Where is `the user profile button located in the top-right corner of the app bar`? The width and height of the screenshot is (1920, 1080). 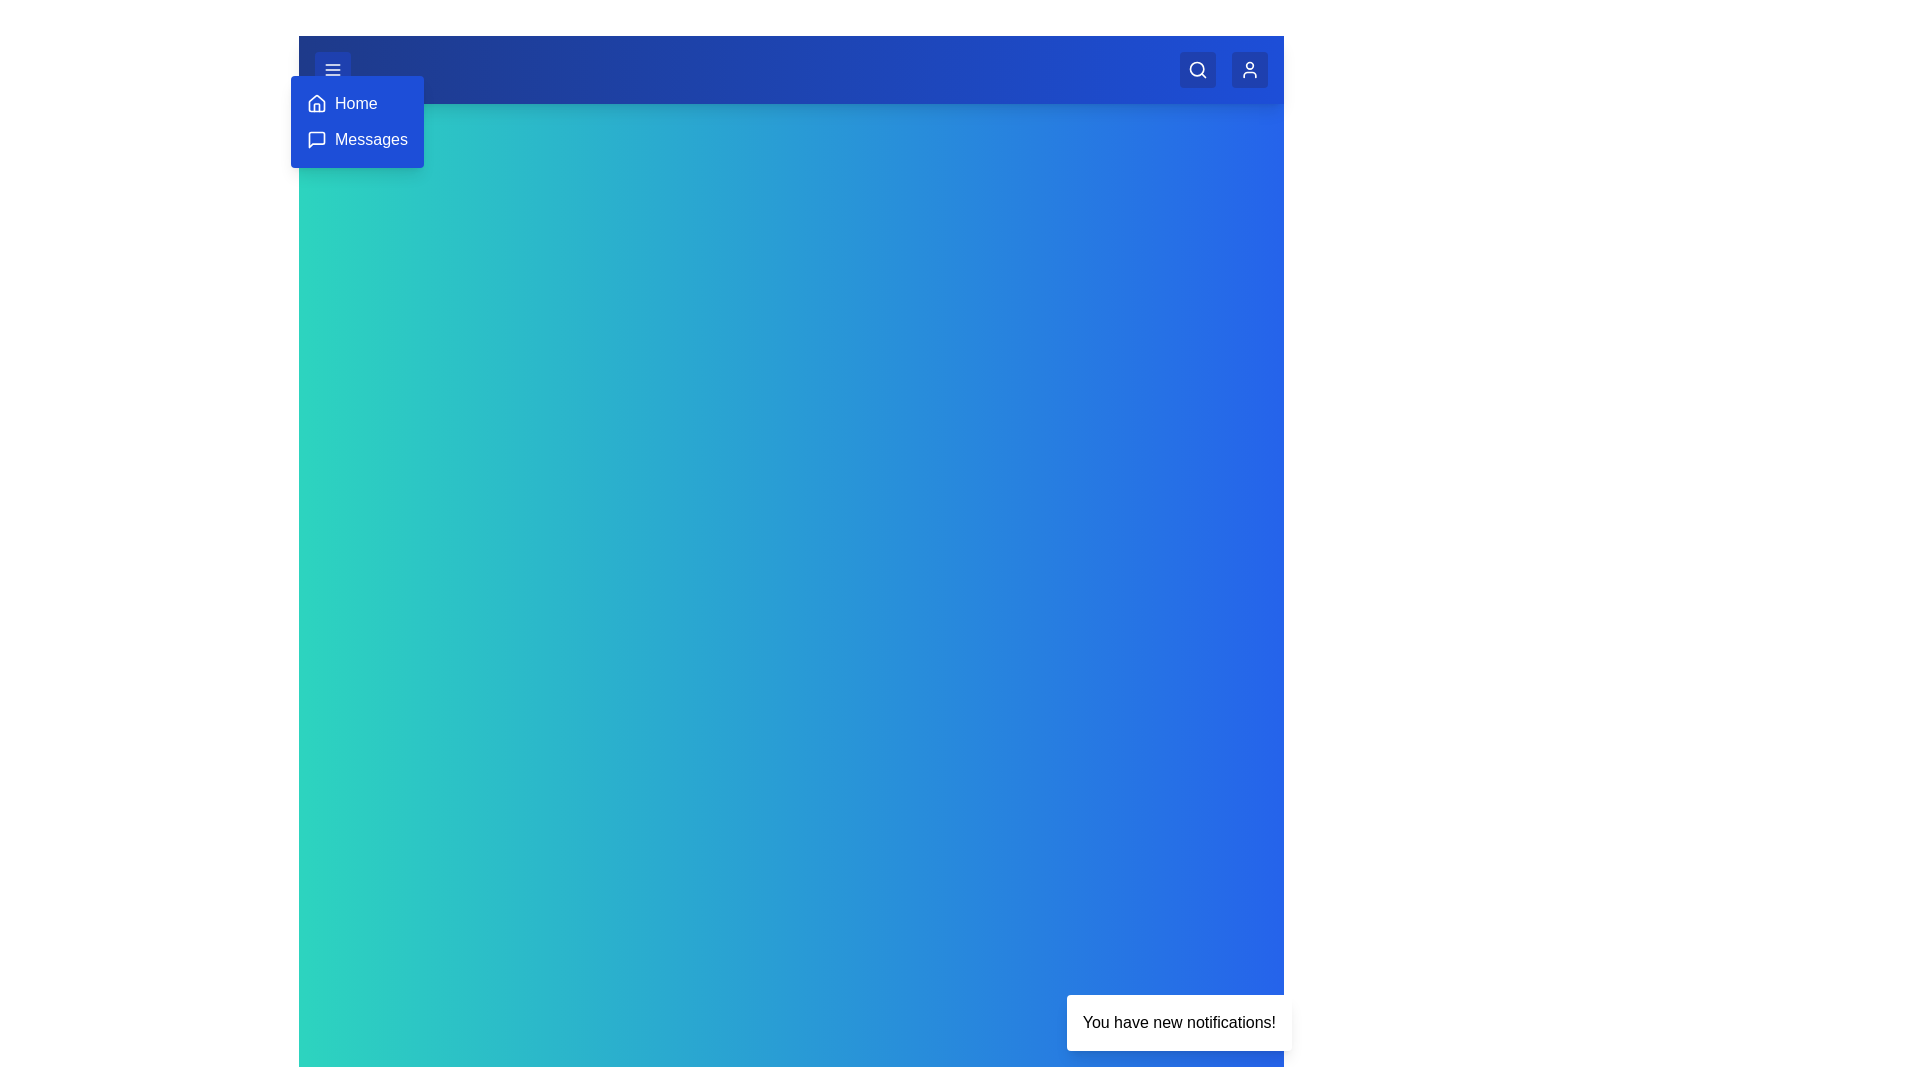
the user profile button located in the top-right corner of the app bar is located at coordinates (1248, 68).